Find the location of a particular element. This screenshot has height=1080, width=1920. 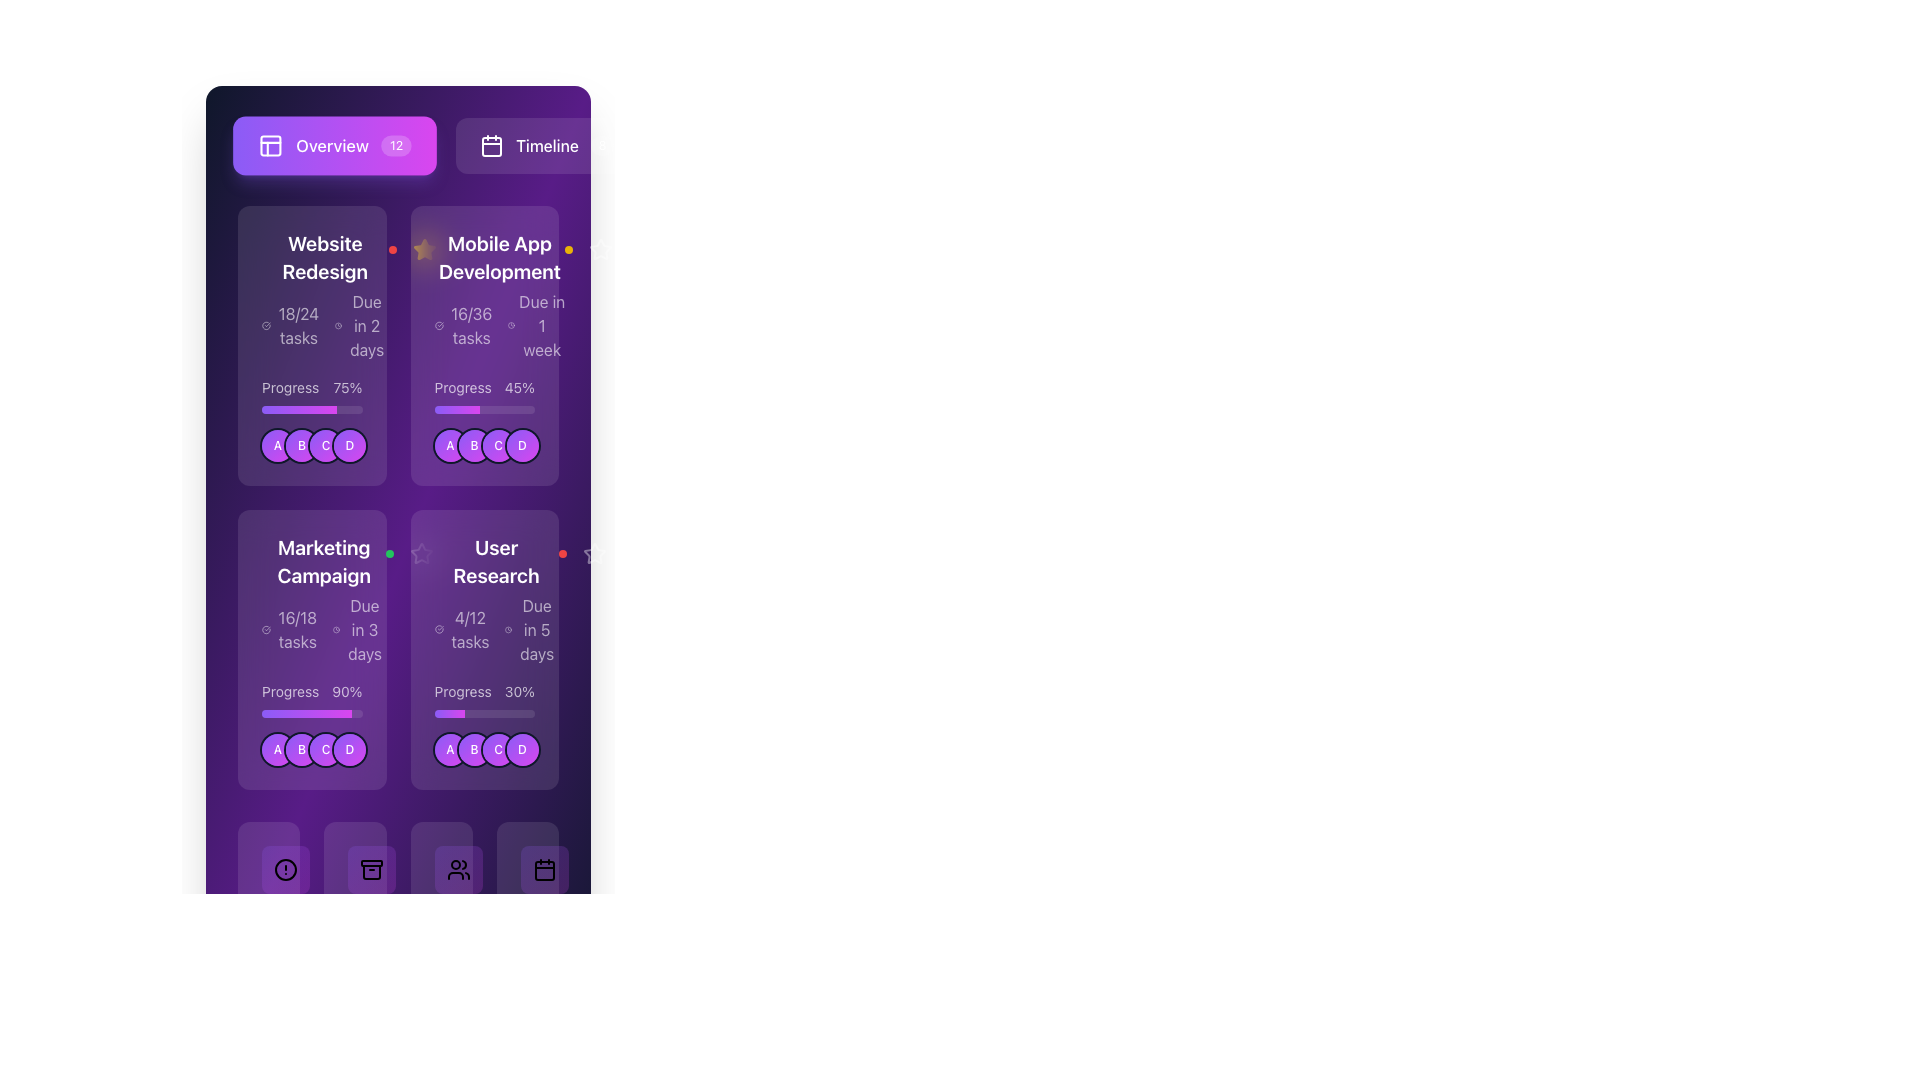

the static text label indicating the task deadline, which is located in the top-right corner of the 'Mobile App Development' card, next to a clock icon is located at coordinates (542, 325).